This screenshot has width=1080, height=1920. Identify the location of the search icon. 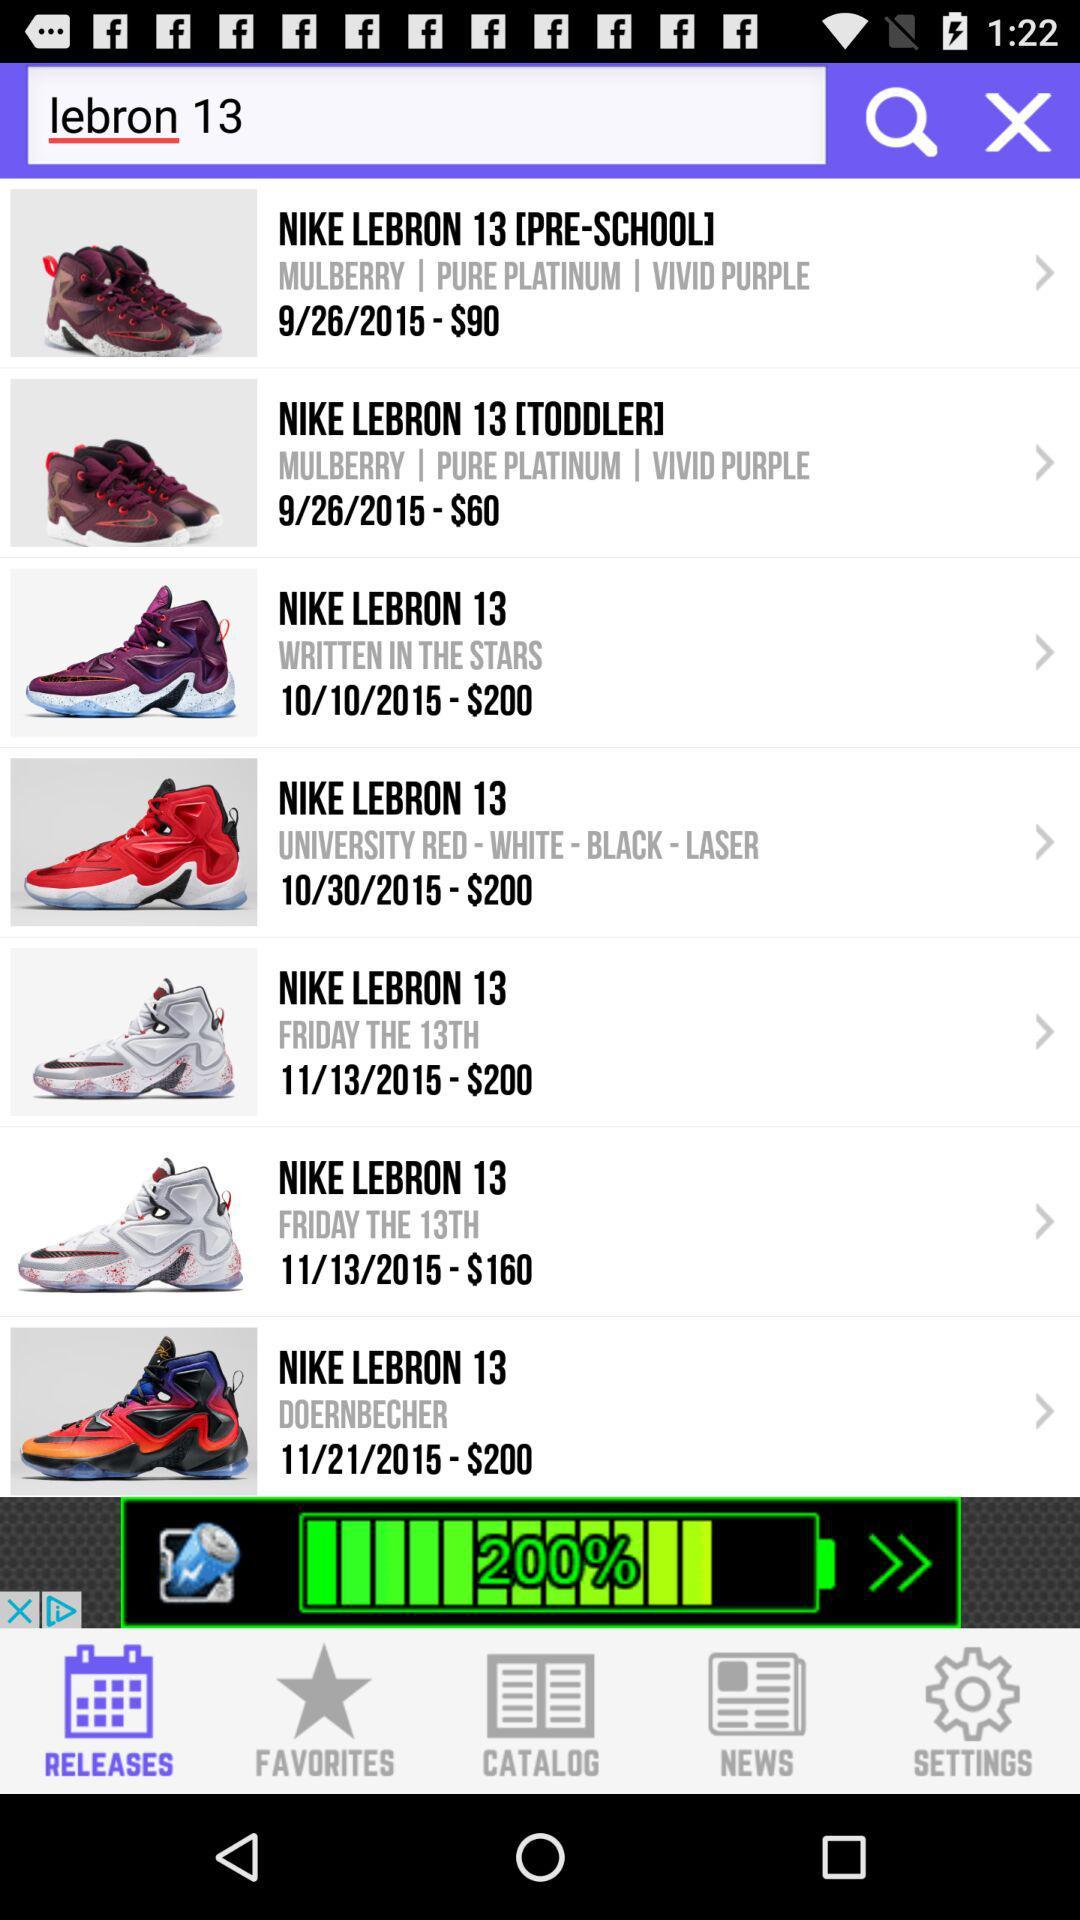
(898, 128).